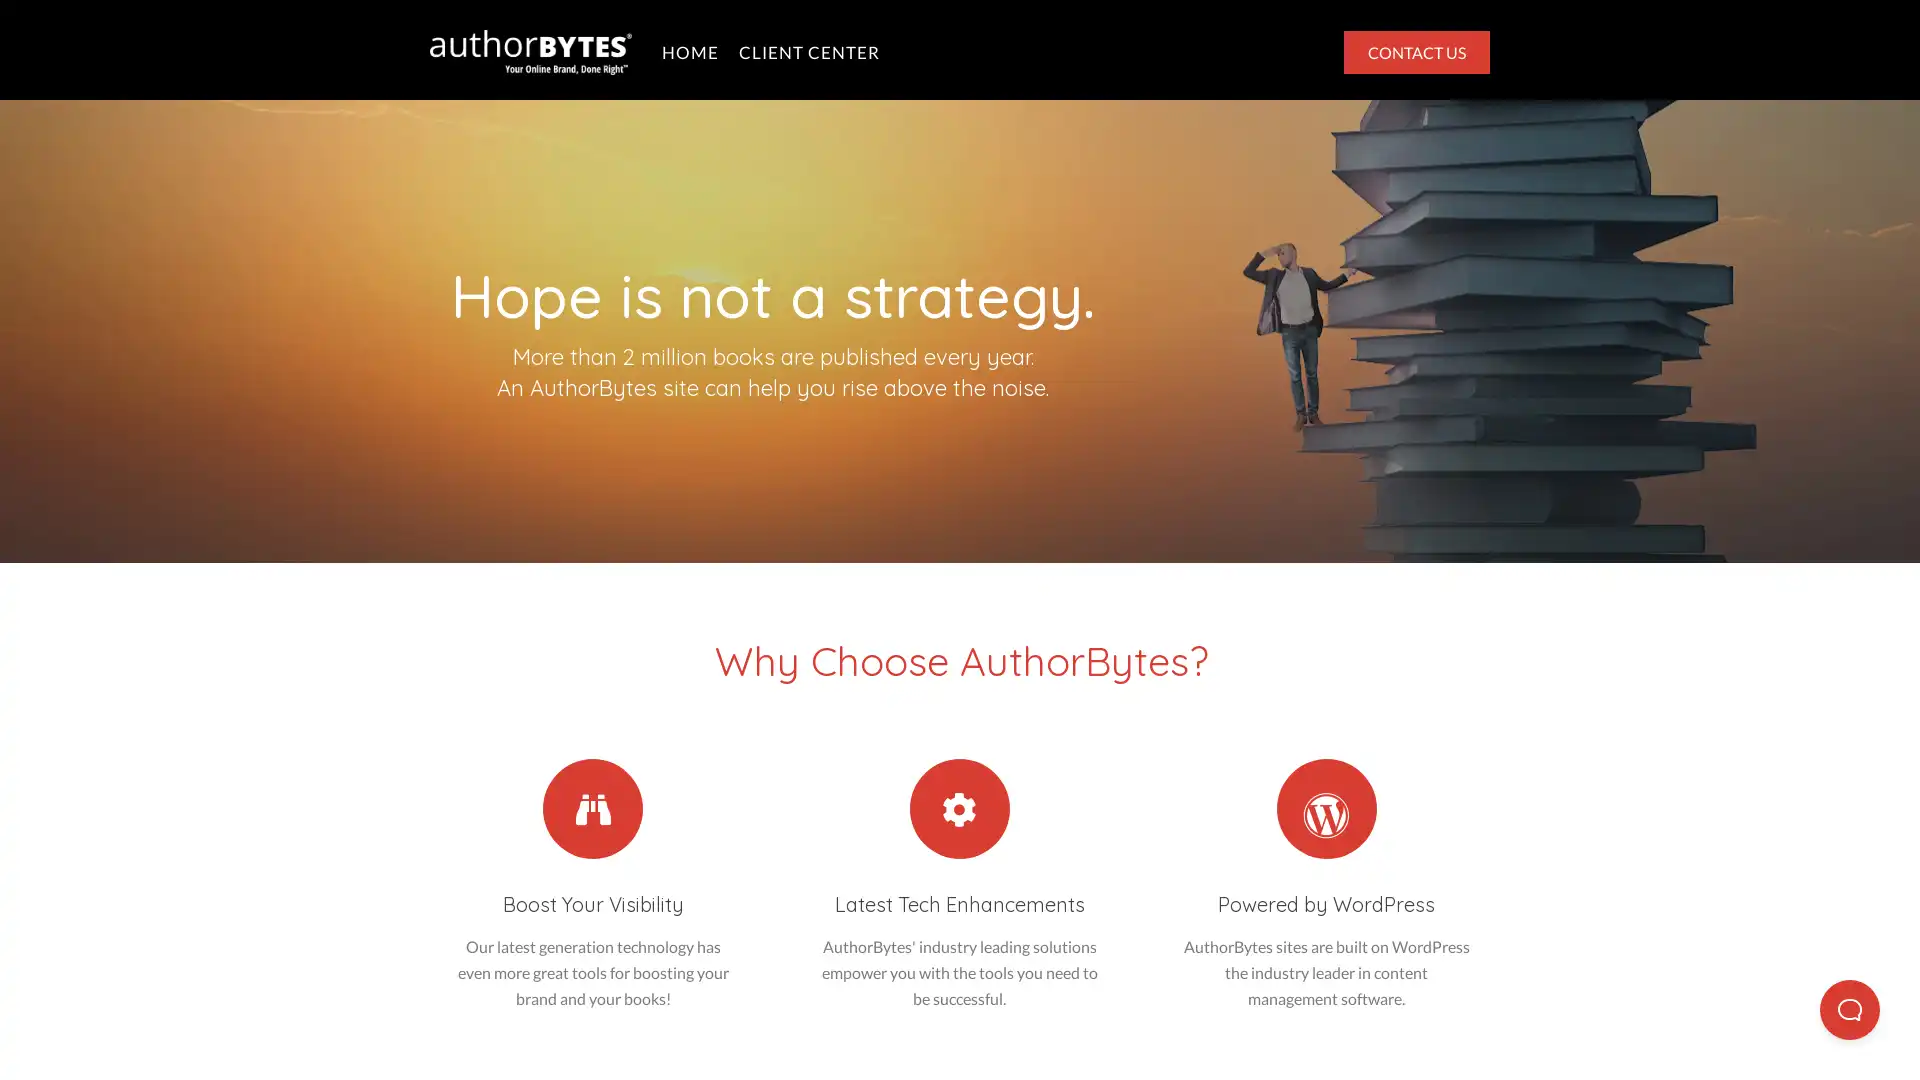 The width and height of the screenshot is (1920, 1080). I want to click on More Information, so click(168, 1019).